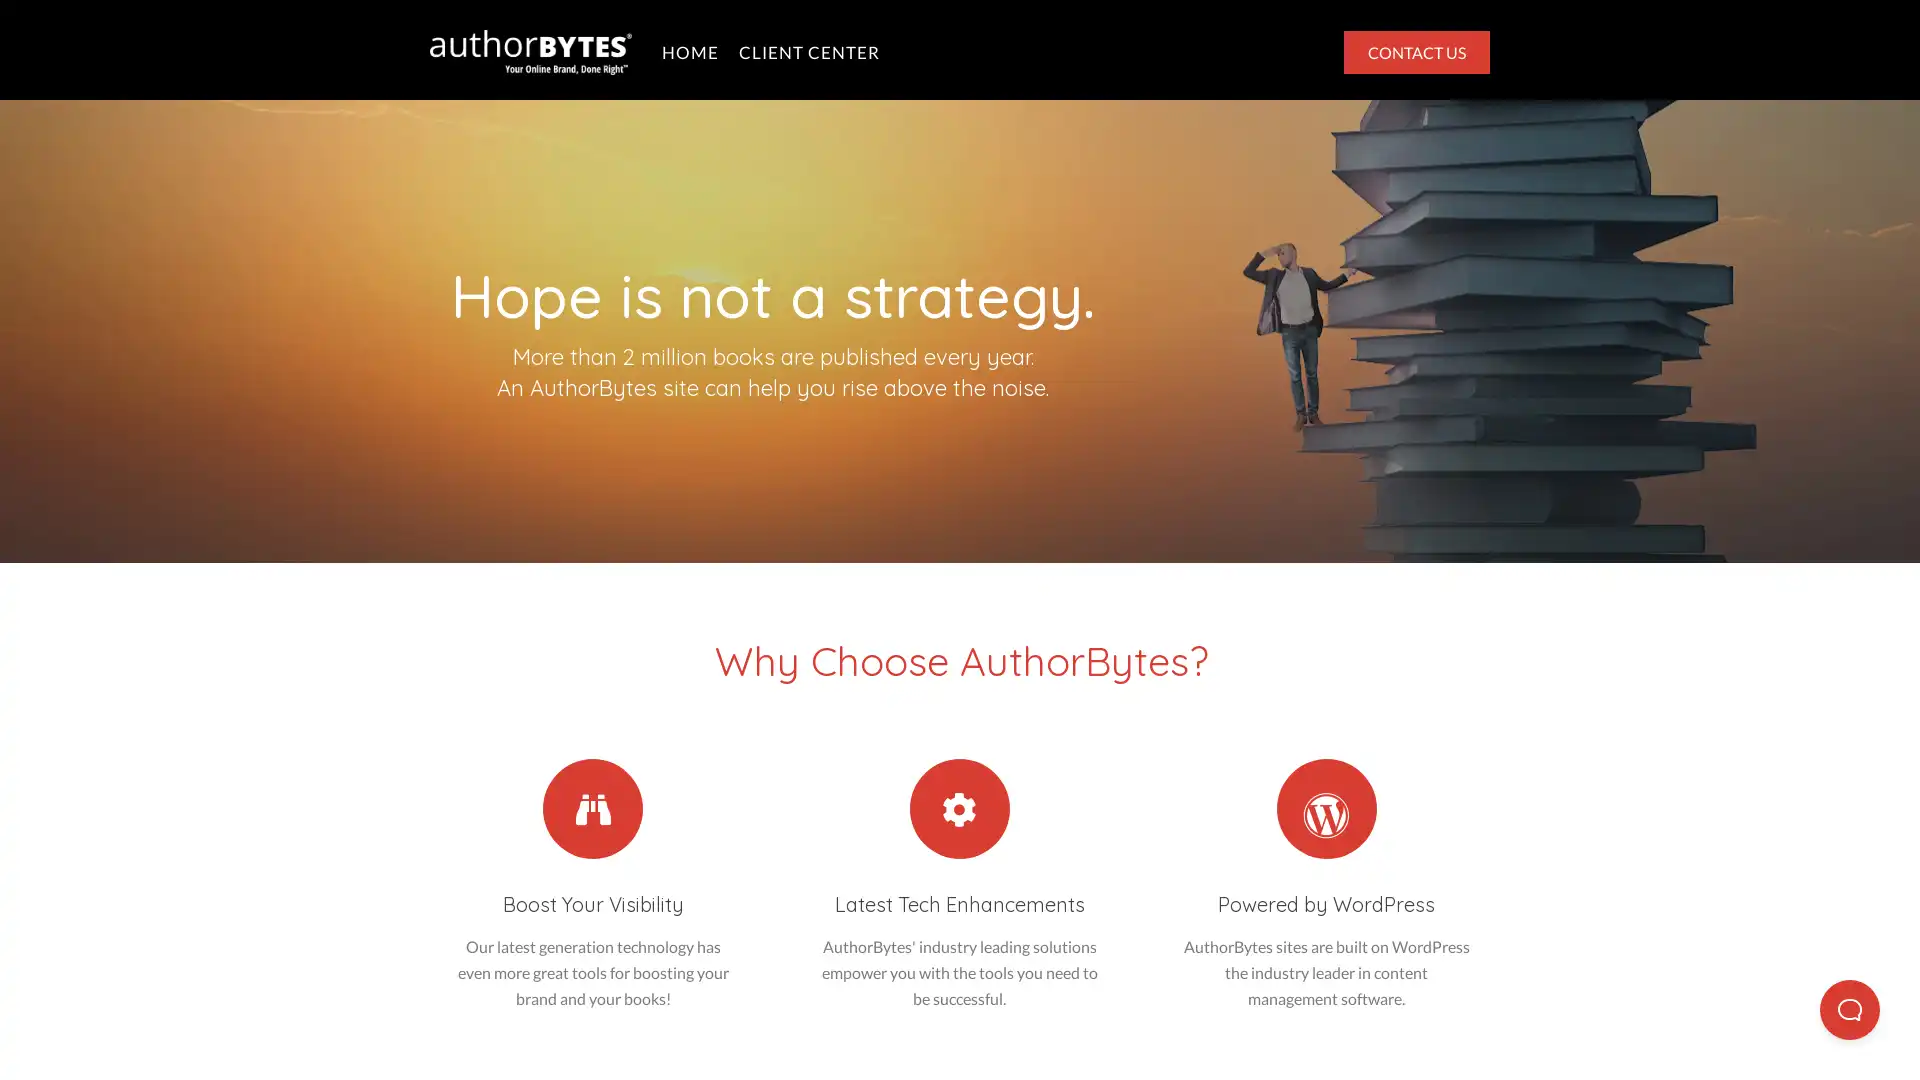 The width and height of the screenshot is (1920, 1080). I want to click on More Information, so click(168, 1019).